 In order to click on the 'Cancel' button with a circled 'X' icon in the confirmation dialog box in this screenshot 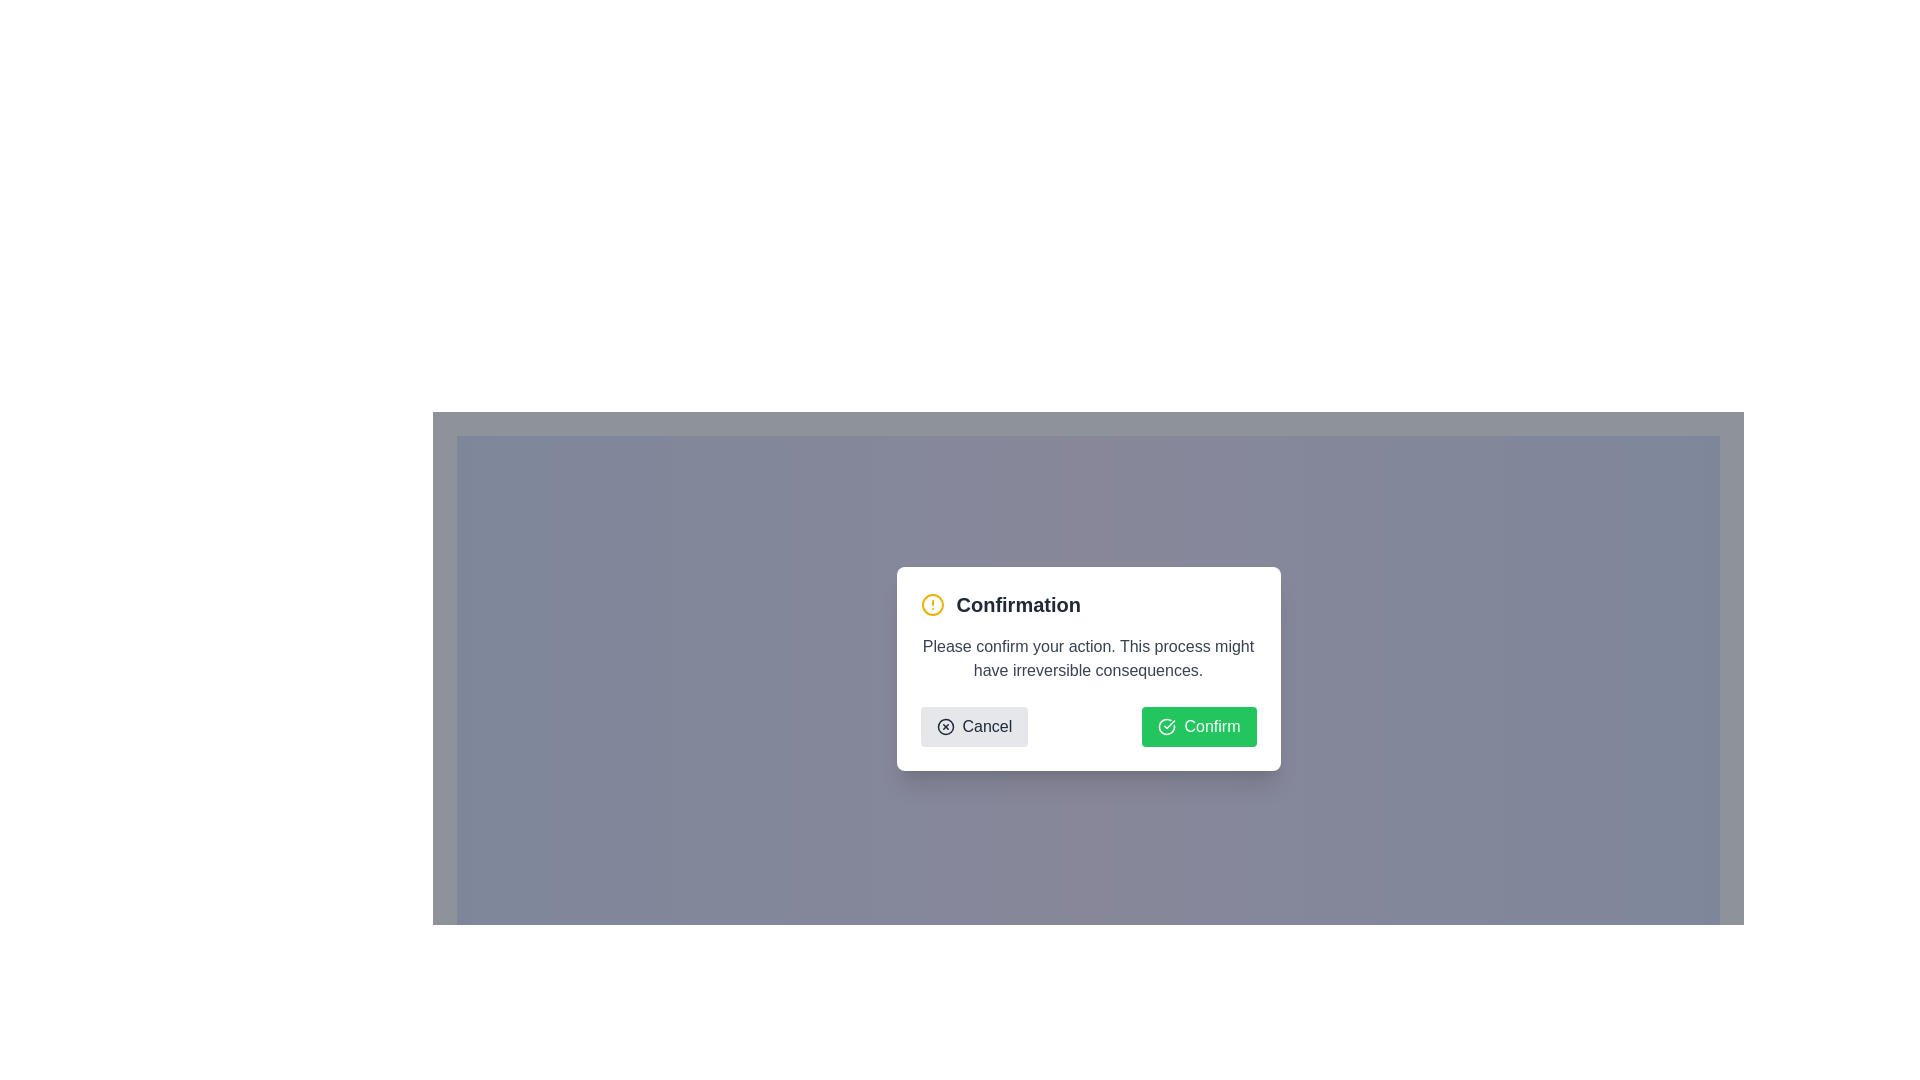, I will do `click(974, 726)`.